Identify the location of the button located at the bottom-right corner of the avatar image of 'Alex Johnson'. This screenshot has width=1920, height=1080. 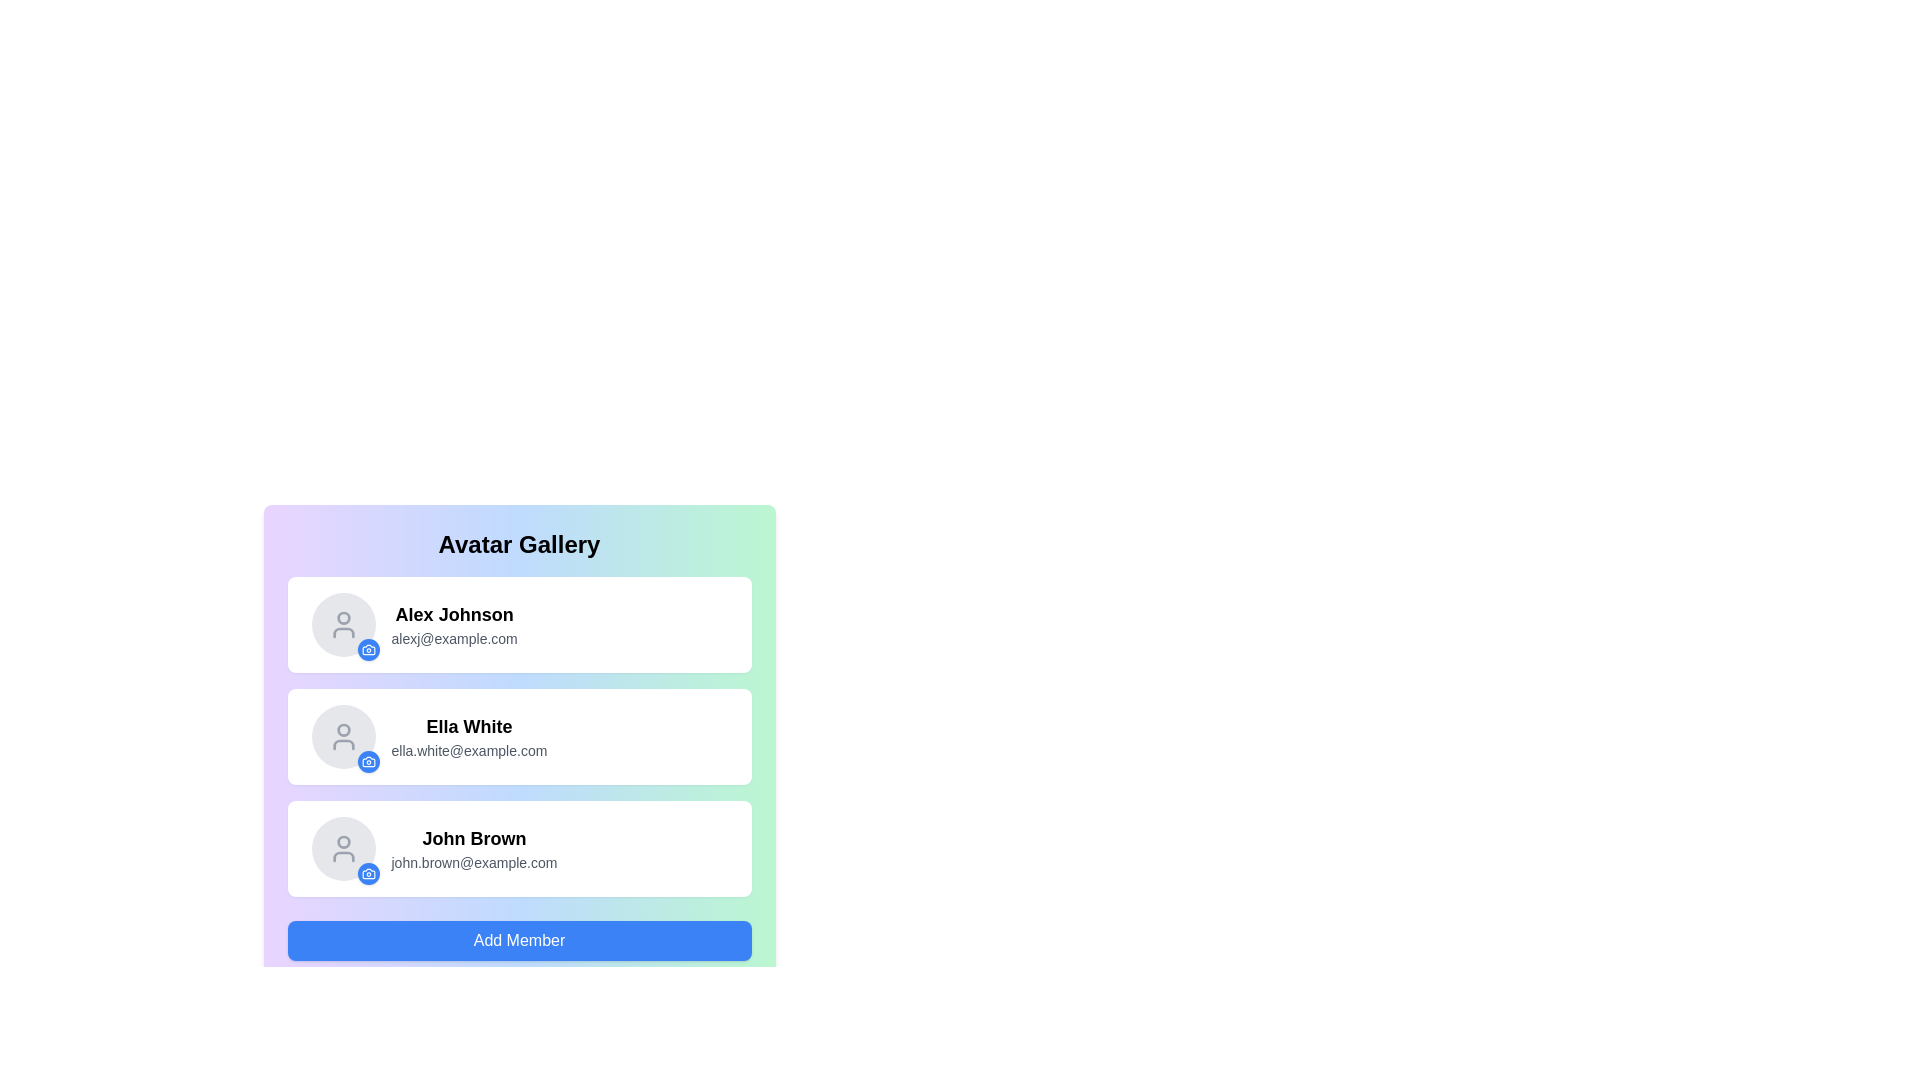
(368, 650).